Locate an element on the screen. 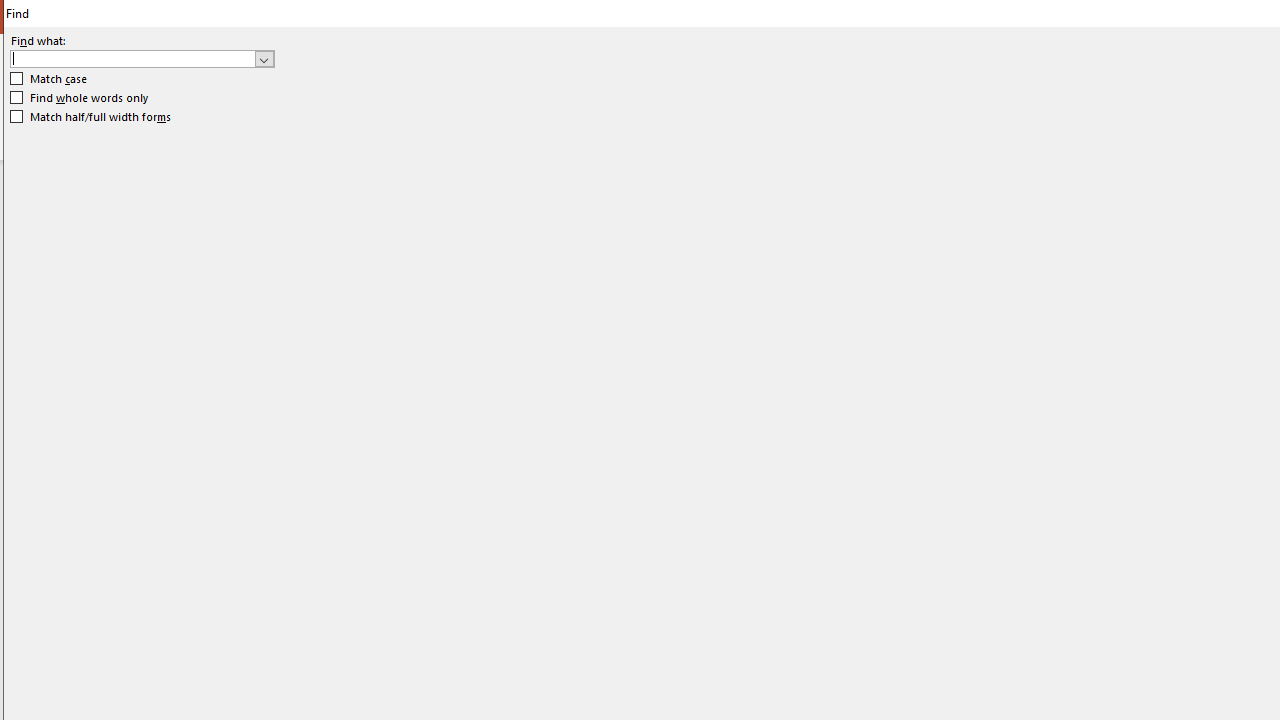 The width and height of the screenshot is (1280, 720). 'Find whole words only' is located at coordinates (80, 97).